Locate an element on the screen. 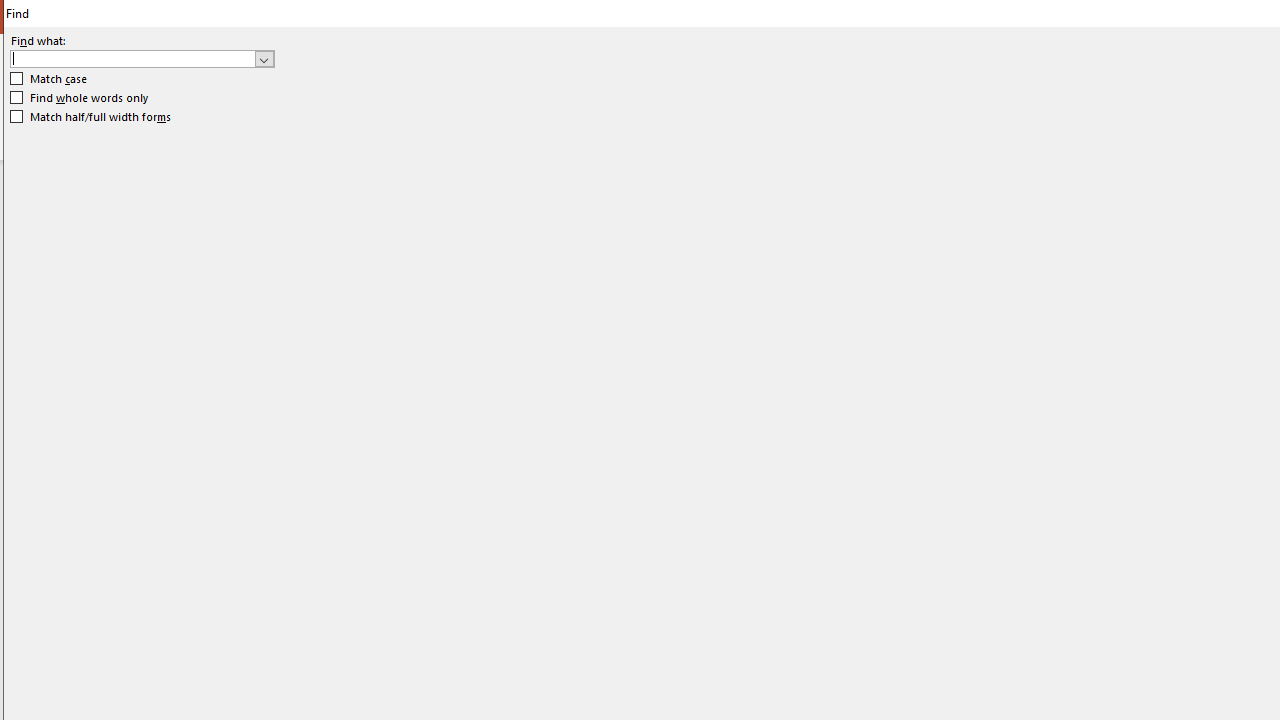 The width and height of the screenshot is (1280, 720). 'Find whole words only' is located at coordinates (80, 97).